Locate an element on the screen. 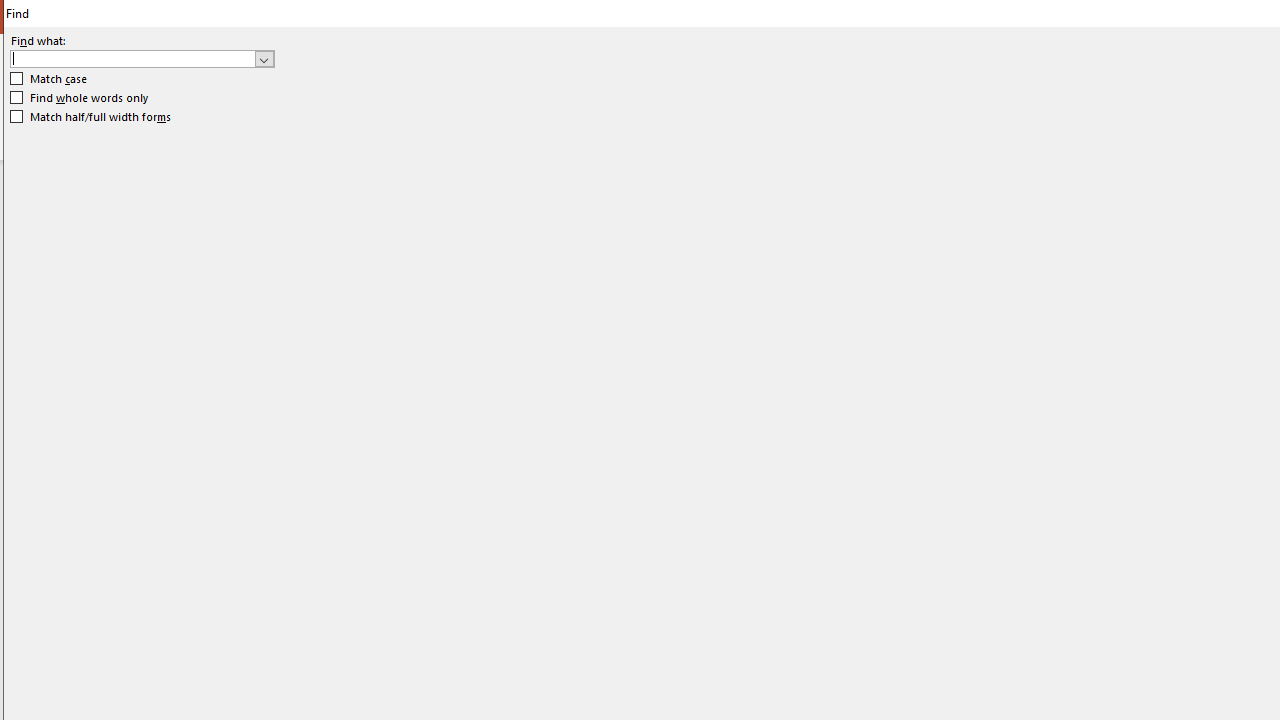 The width and height of the screenshot is (1280, 720). 'Find whole words only' is located at coordinates (80, 97).